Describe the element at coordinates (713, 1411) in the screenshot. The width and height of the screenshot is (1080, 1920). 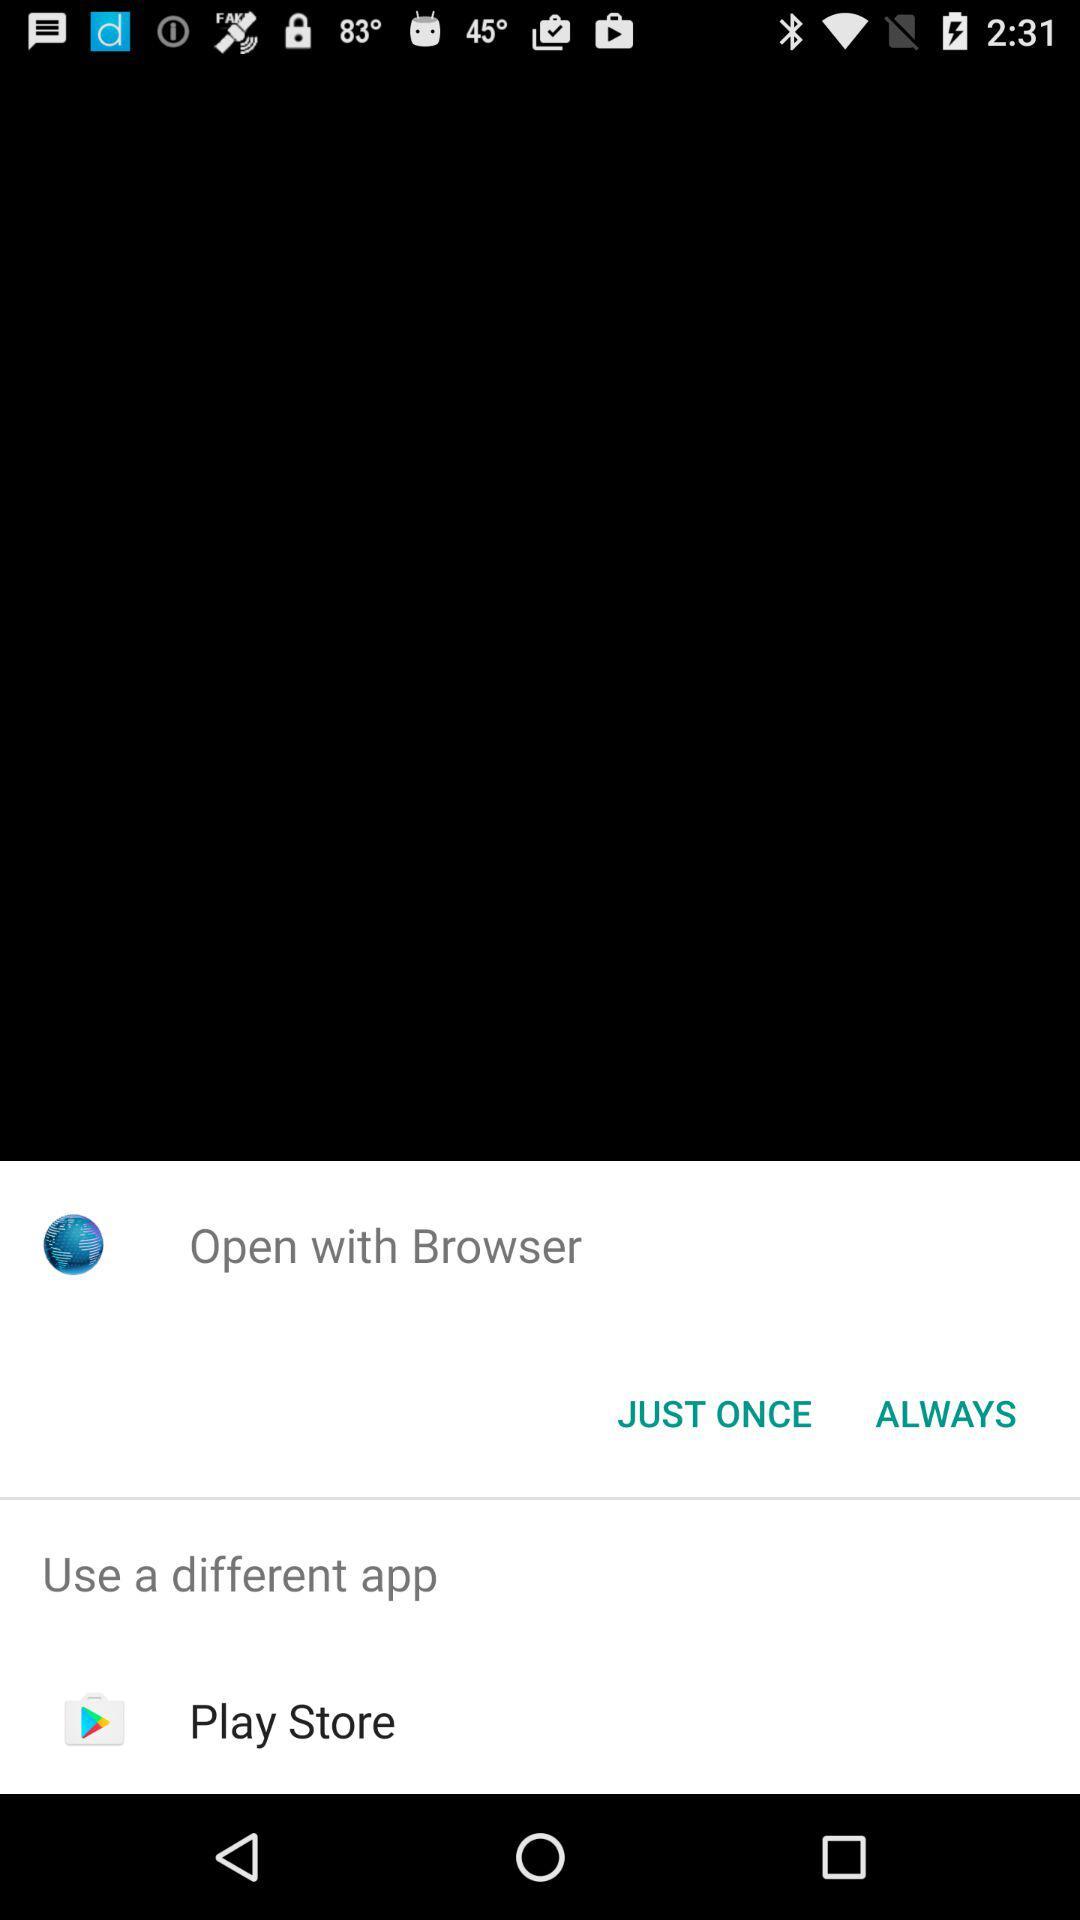
I see `button to the left of always icon` at that location.